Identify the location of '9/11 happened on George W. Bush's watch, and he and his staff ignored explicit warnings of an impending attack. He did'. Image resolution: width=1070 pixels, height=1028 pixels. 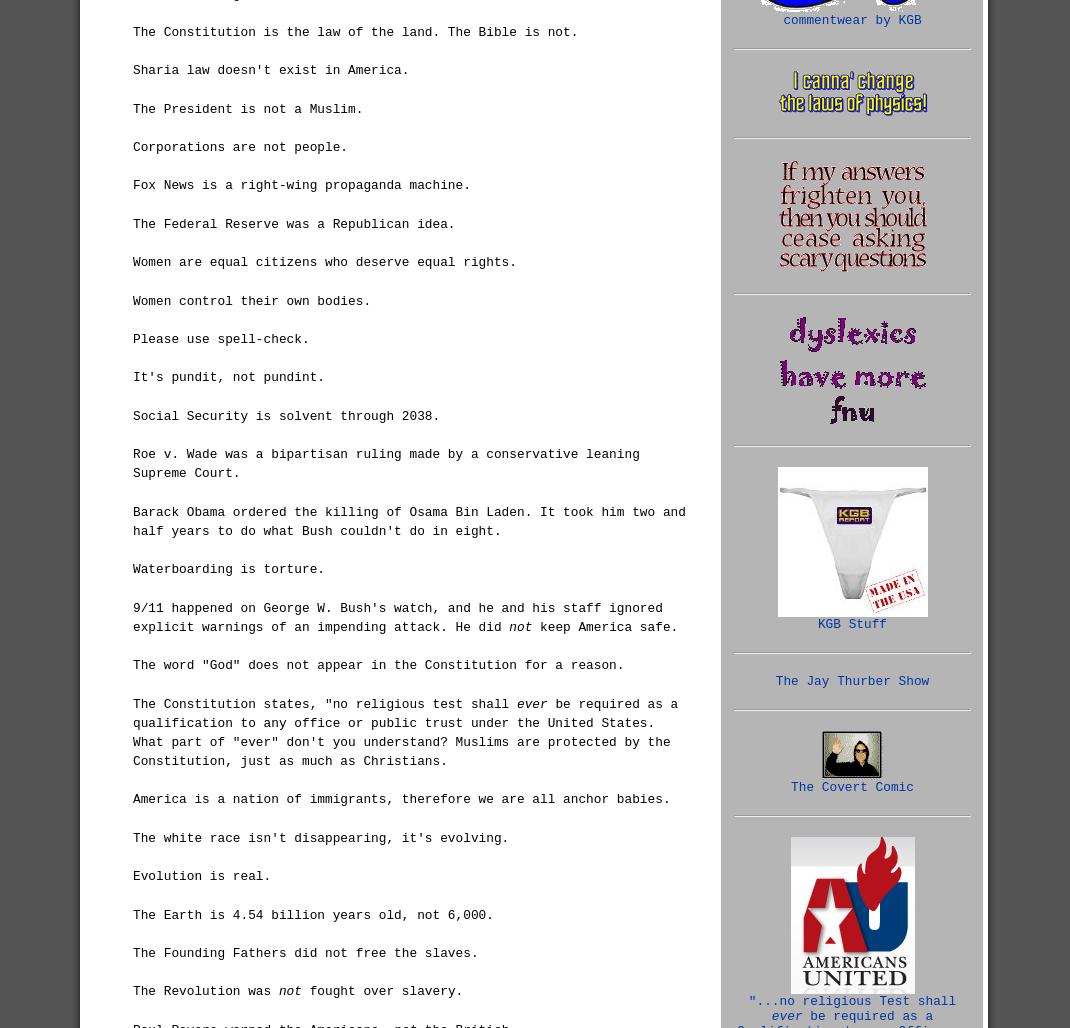
(396, 616).